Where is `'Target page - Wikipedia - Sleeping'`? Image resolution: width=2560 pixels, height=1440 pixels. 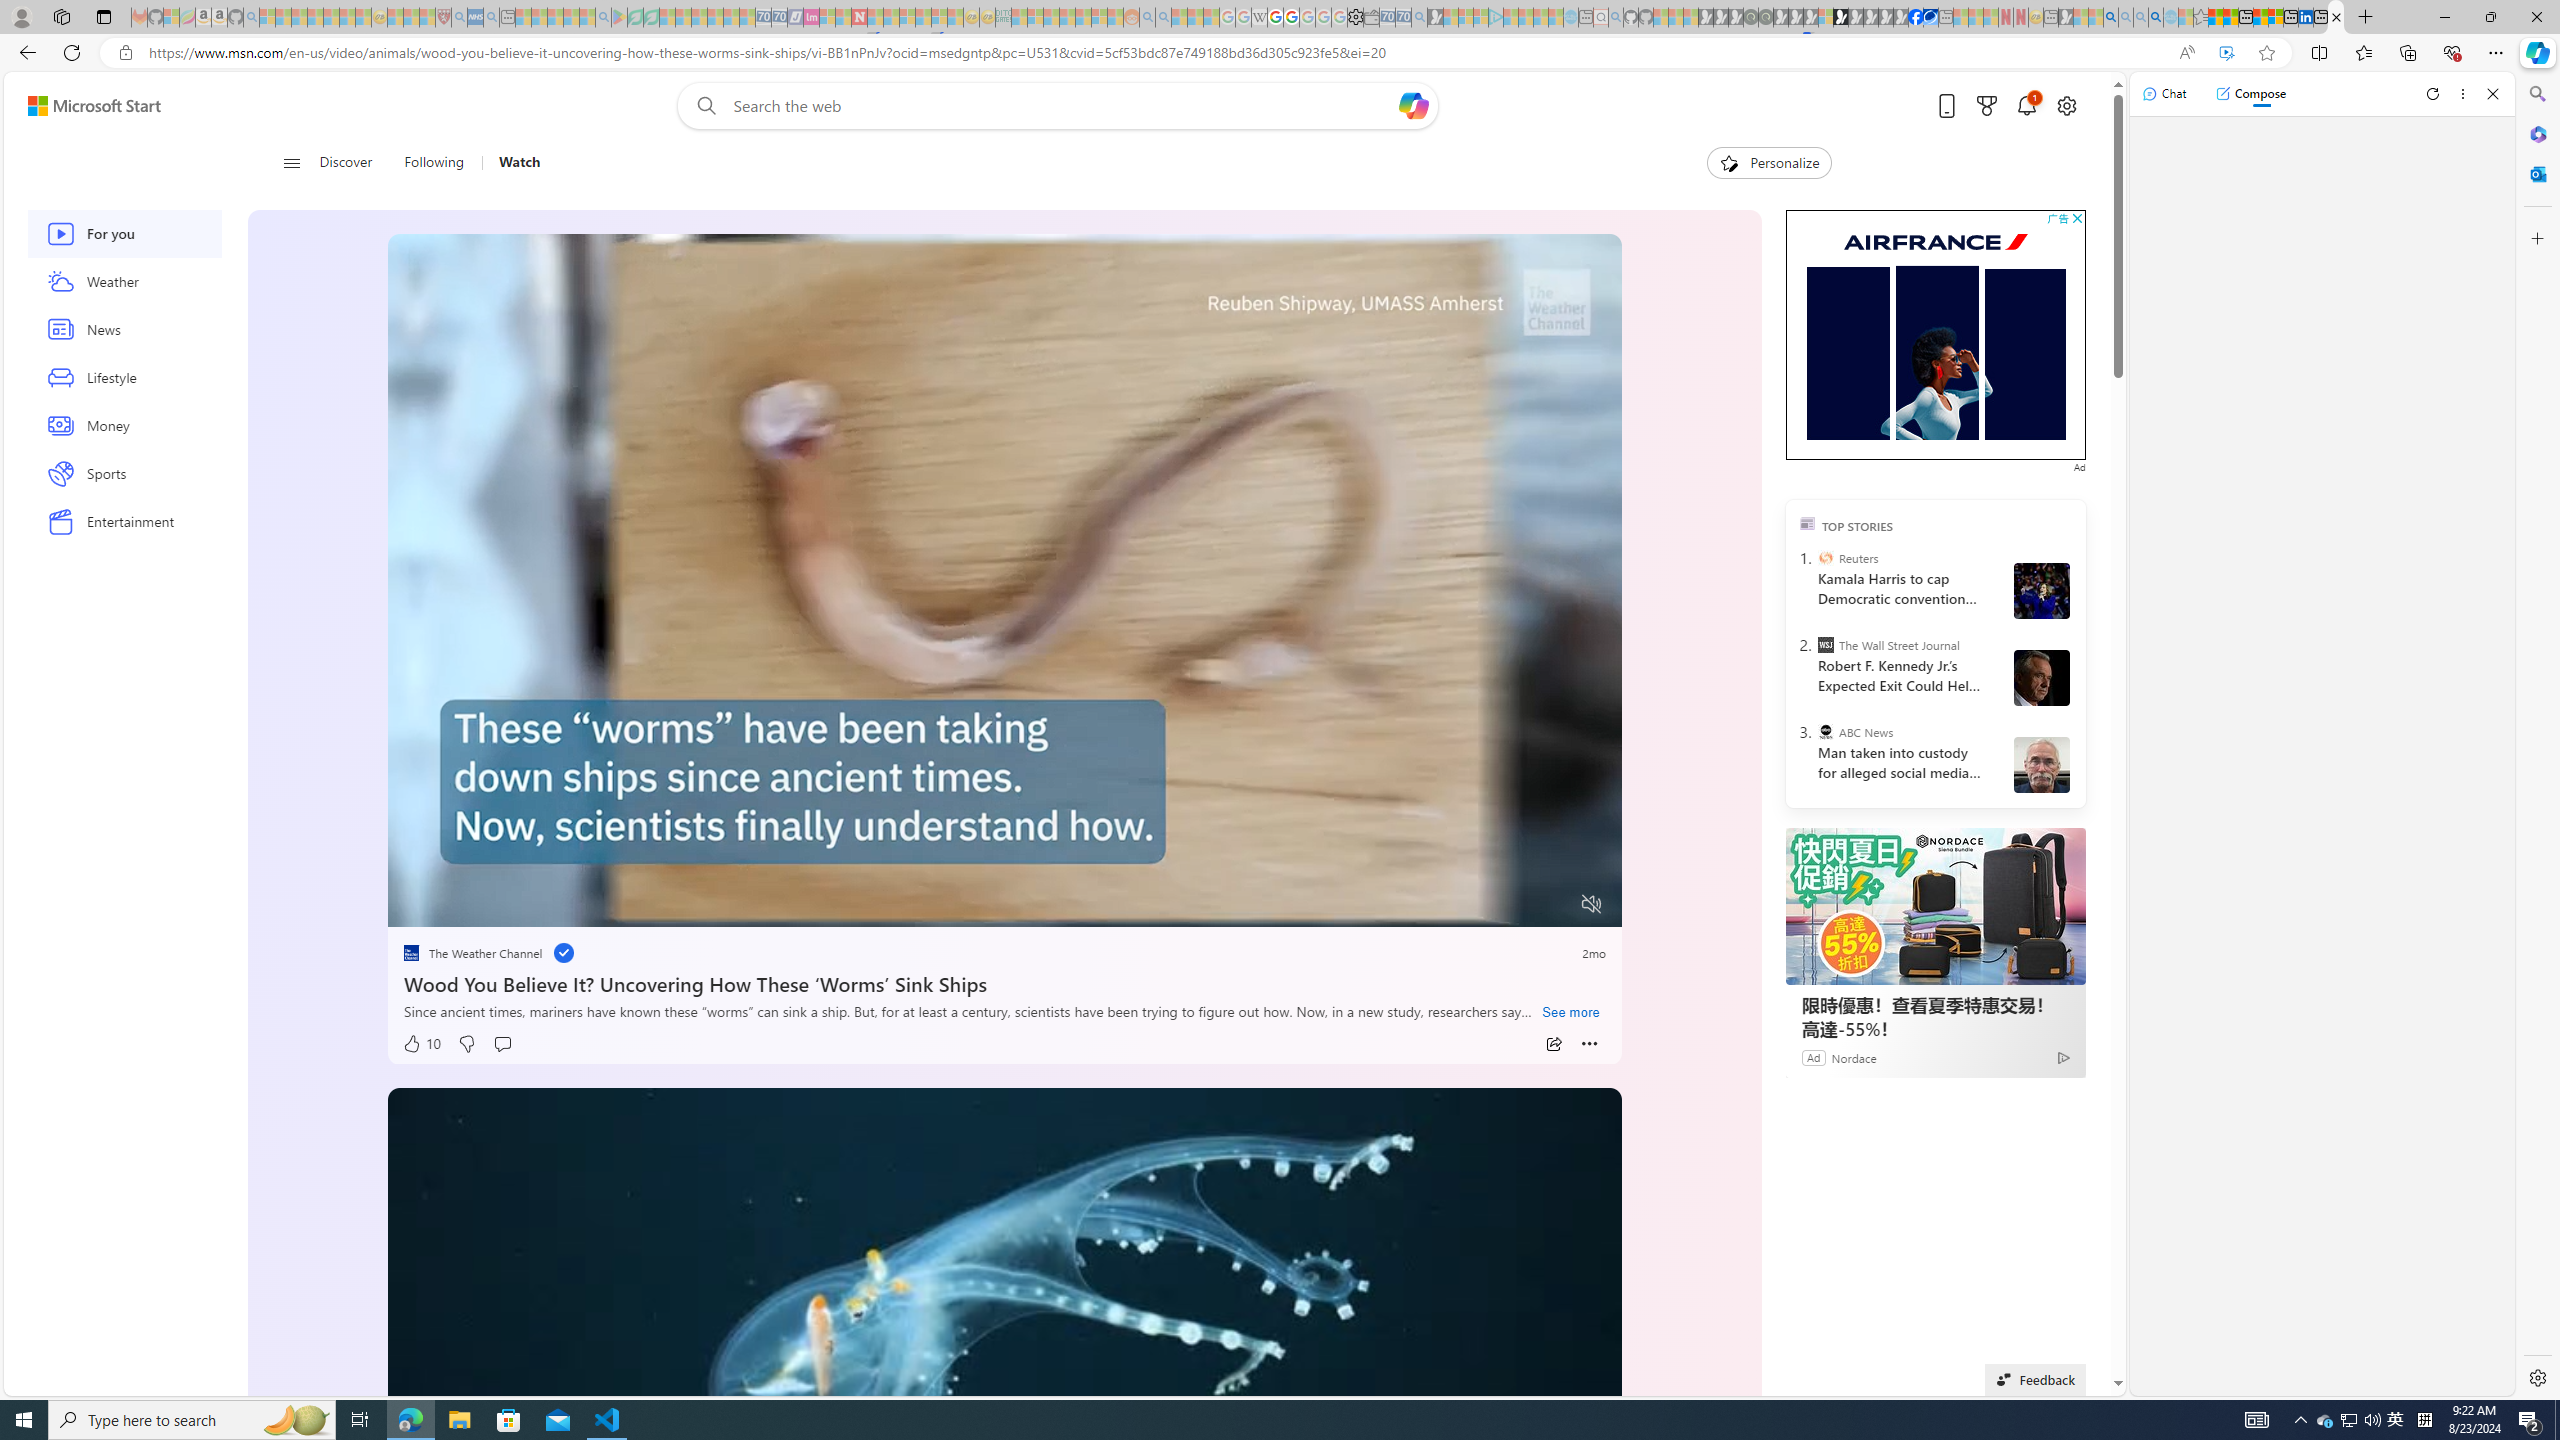
'Target page - Wikipedia - Sleeping' is located at coordinates (1259, 16).